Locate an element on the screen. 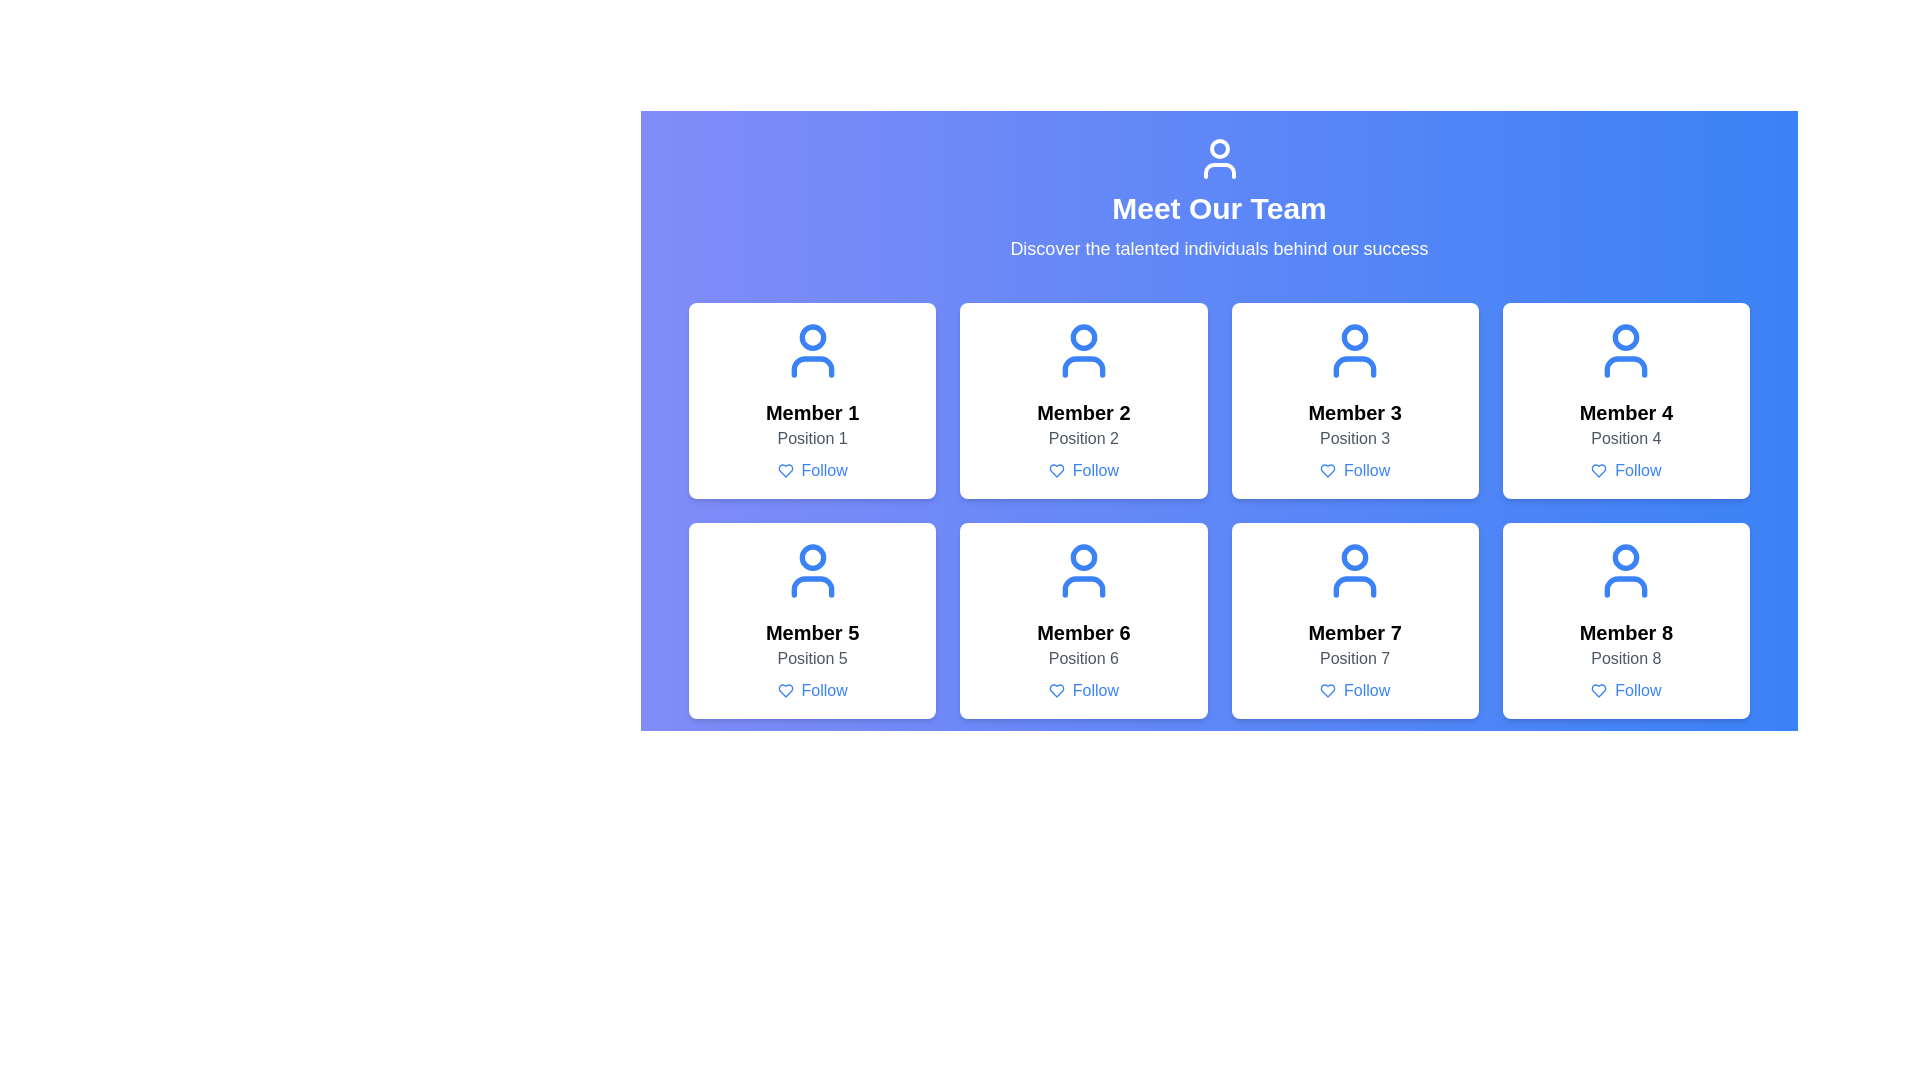 This screenshot has height=1080, width=1920. the heart-shaped icon within the 'Member 4' section, located below the name and title text, adjacent to the 'Follow' label is located at coordinates (1598, 470).